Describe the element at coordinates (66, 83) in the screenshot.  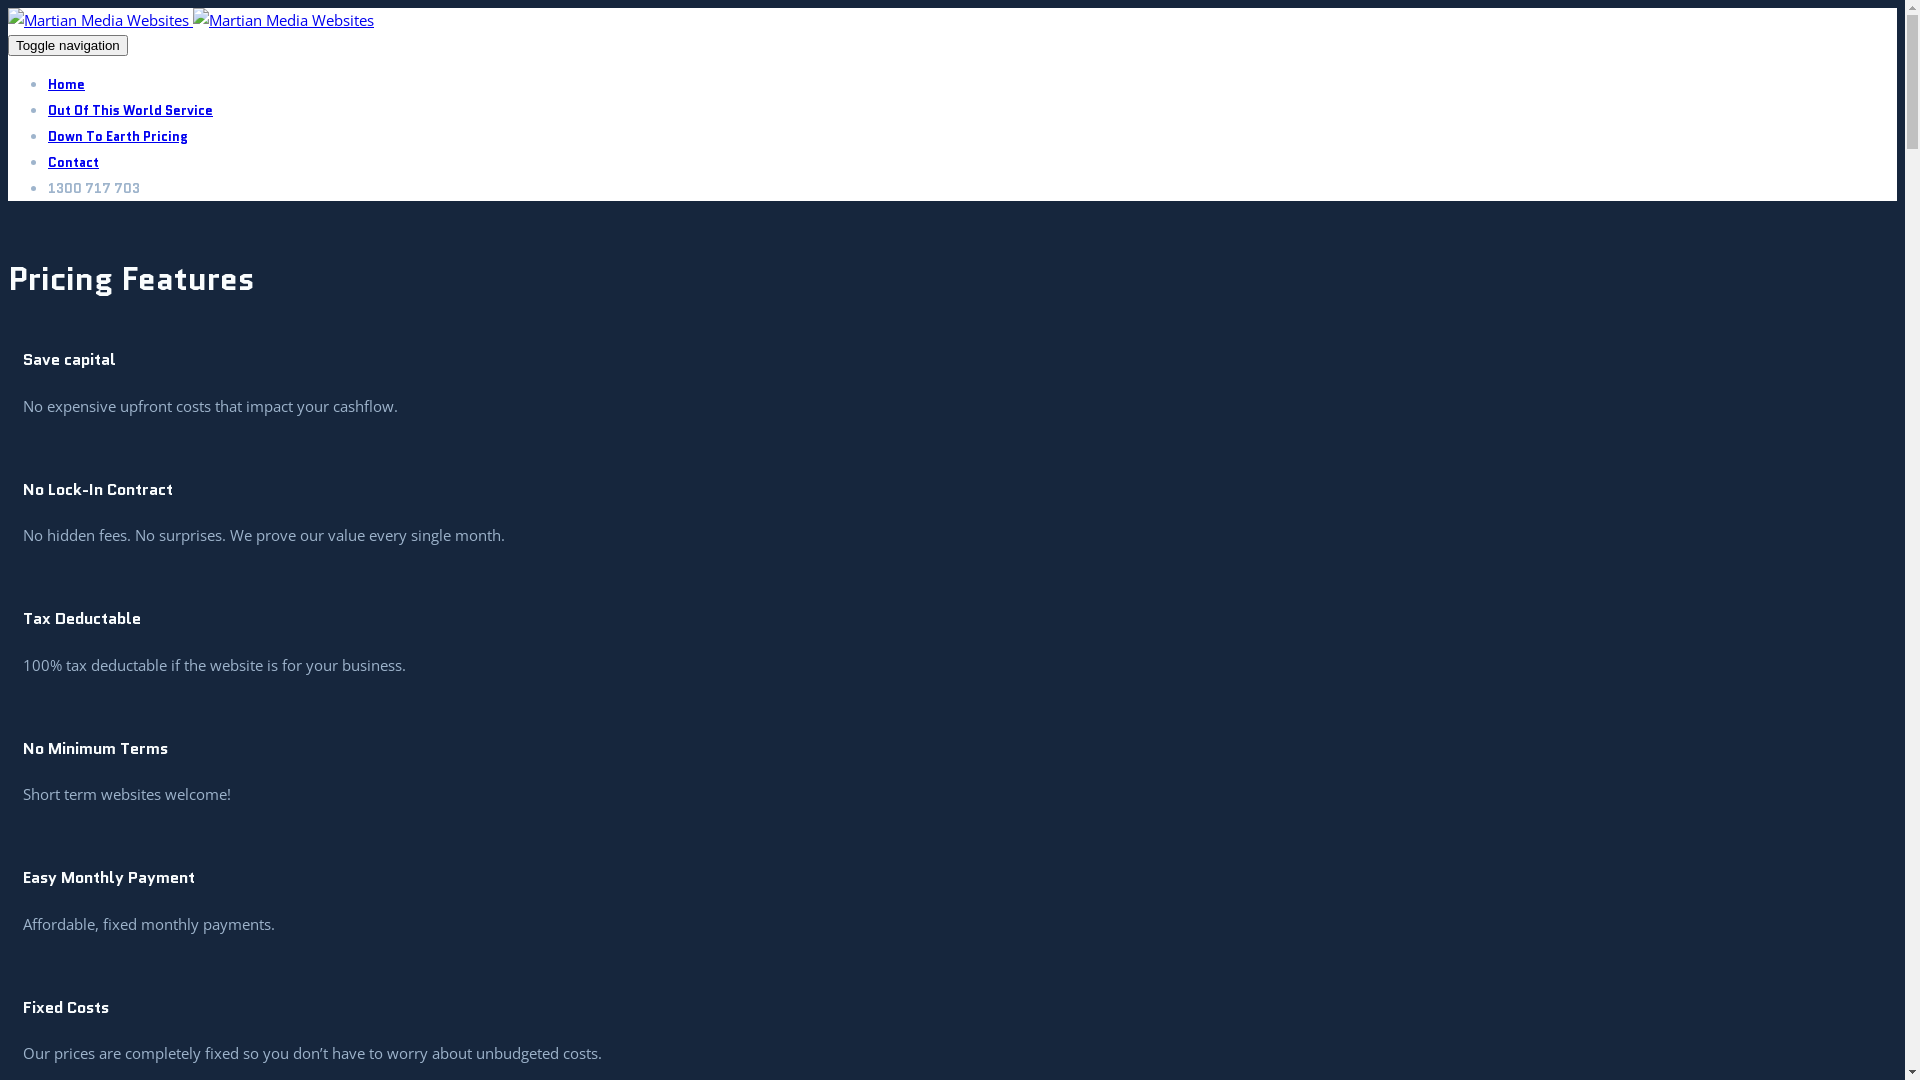
I see `'Home'` at that location.